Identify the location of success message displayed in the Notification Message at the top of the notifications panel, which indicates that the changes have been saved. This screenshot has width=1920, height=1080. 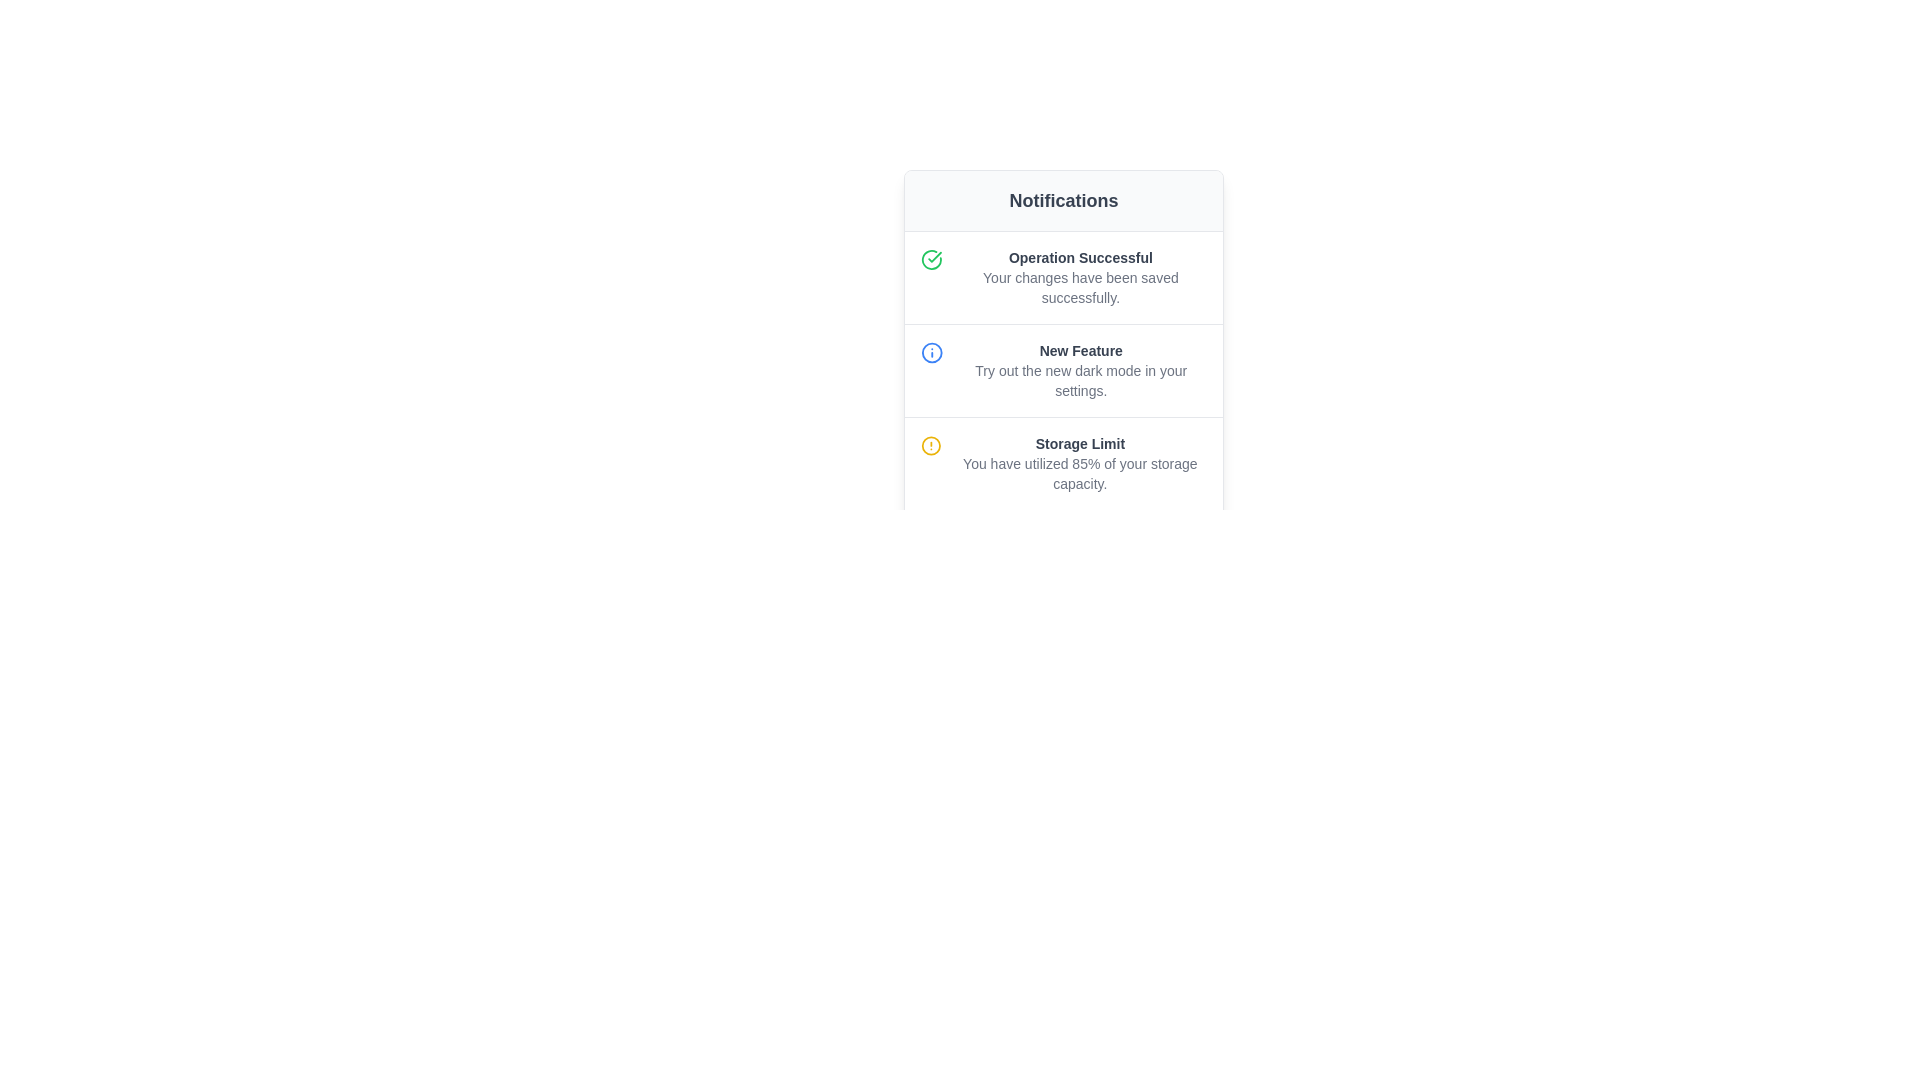
(1063, 277).